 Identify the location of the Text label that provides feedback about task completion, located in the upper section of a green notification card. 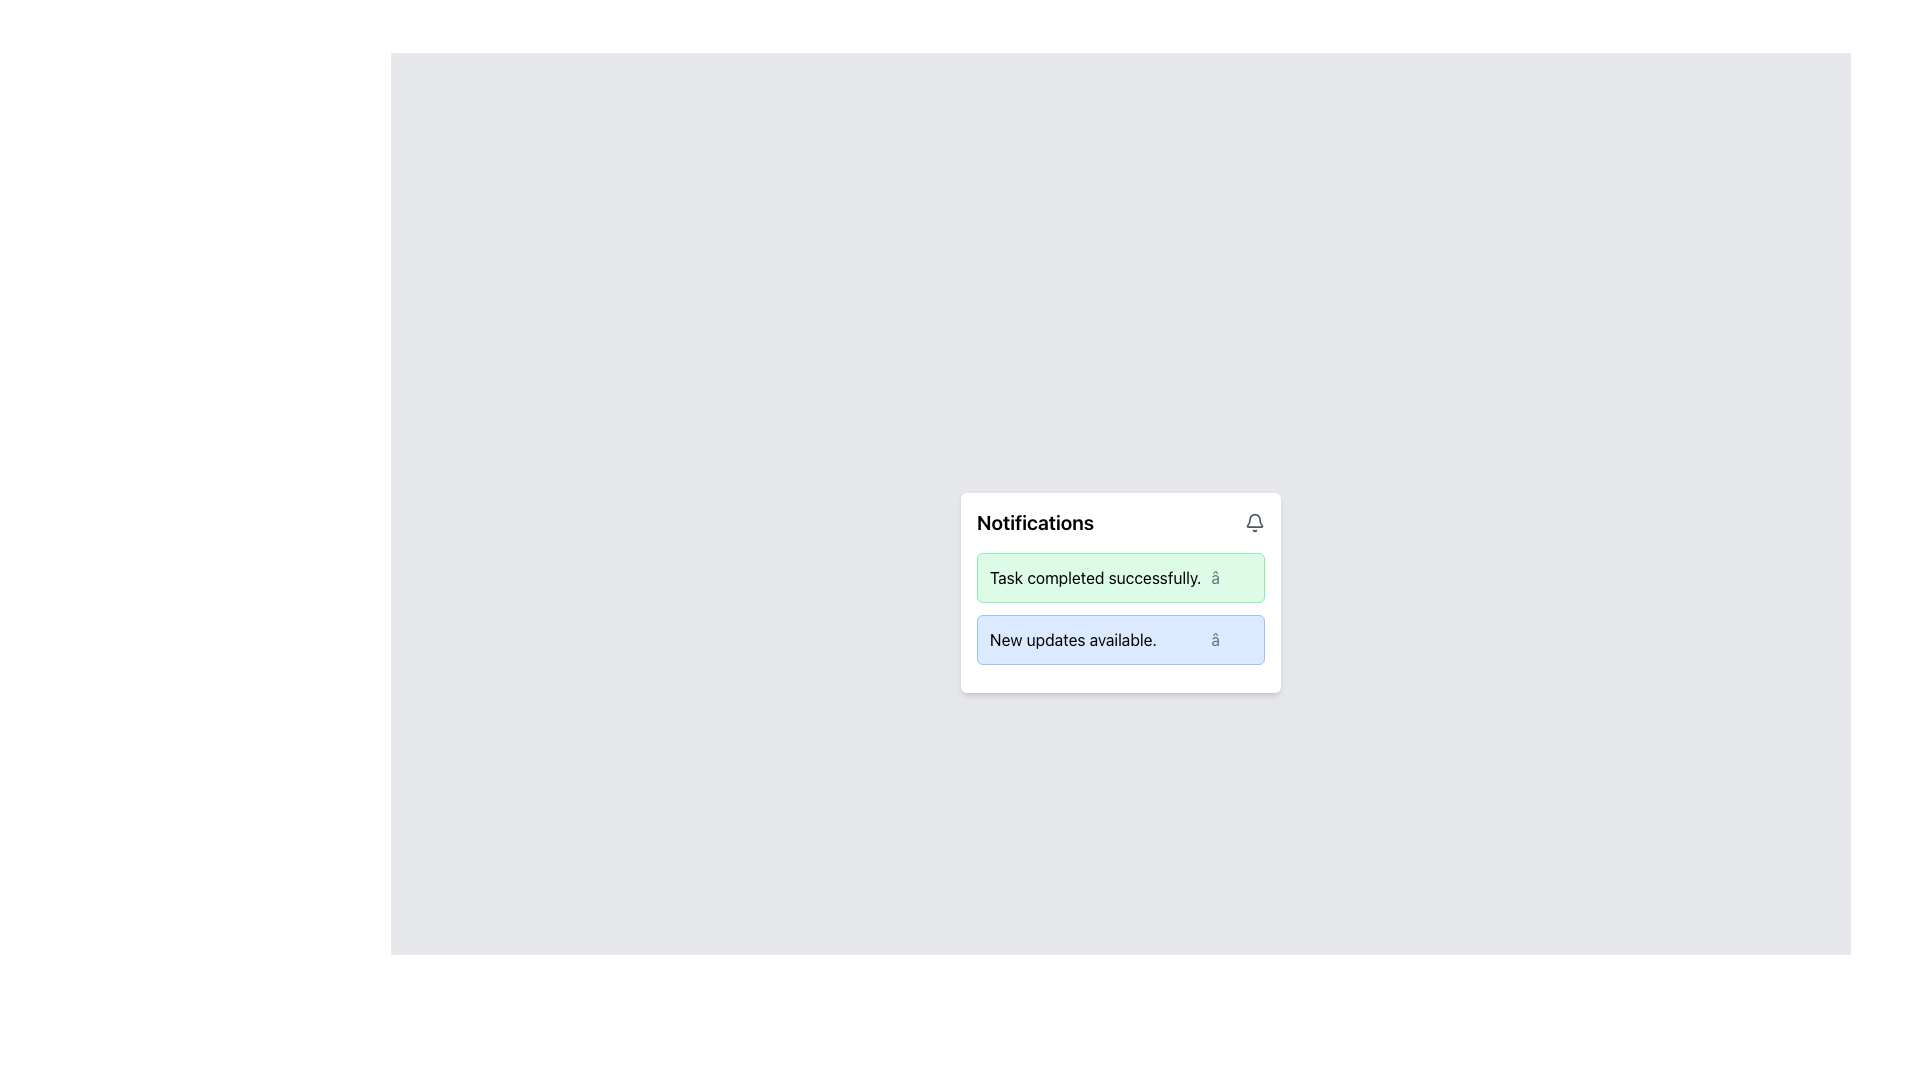
(1094, 578).